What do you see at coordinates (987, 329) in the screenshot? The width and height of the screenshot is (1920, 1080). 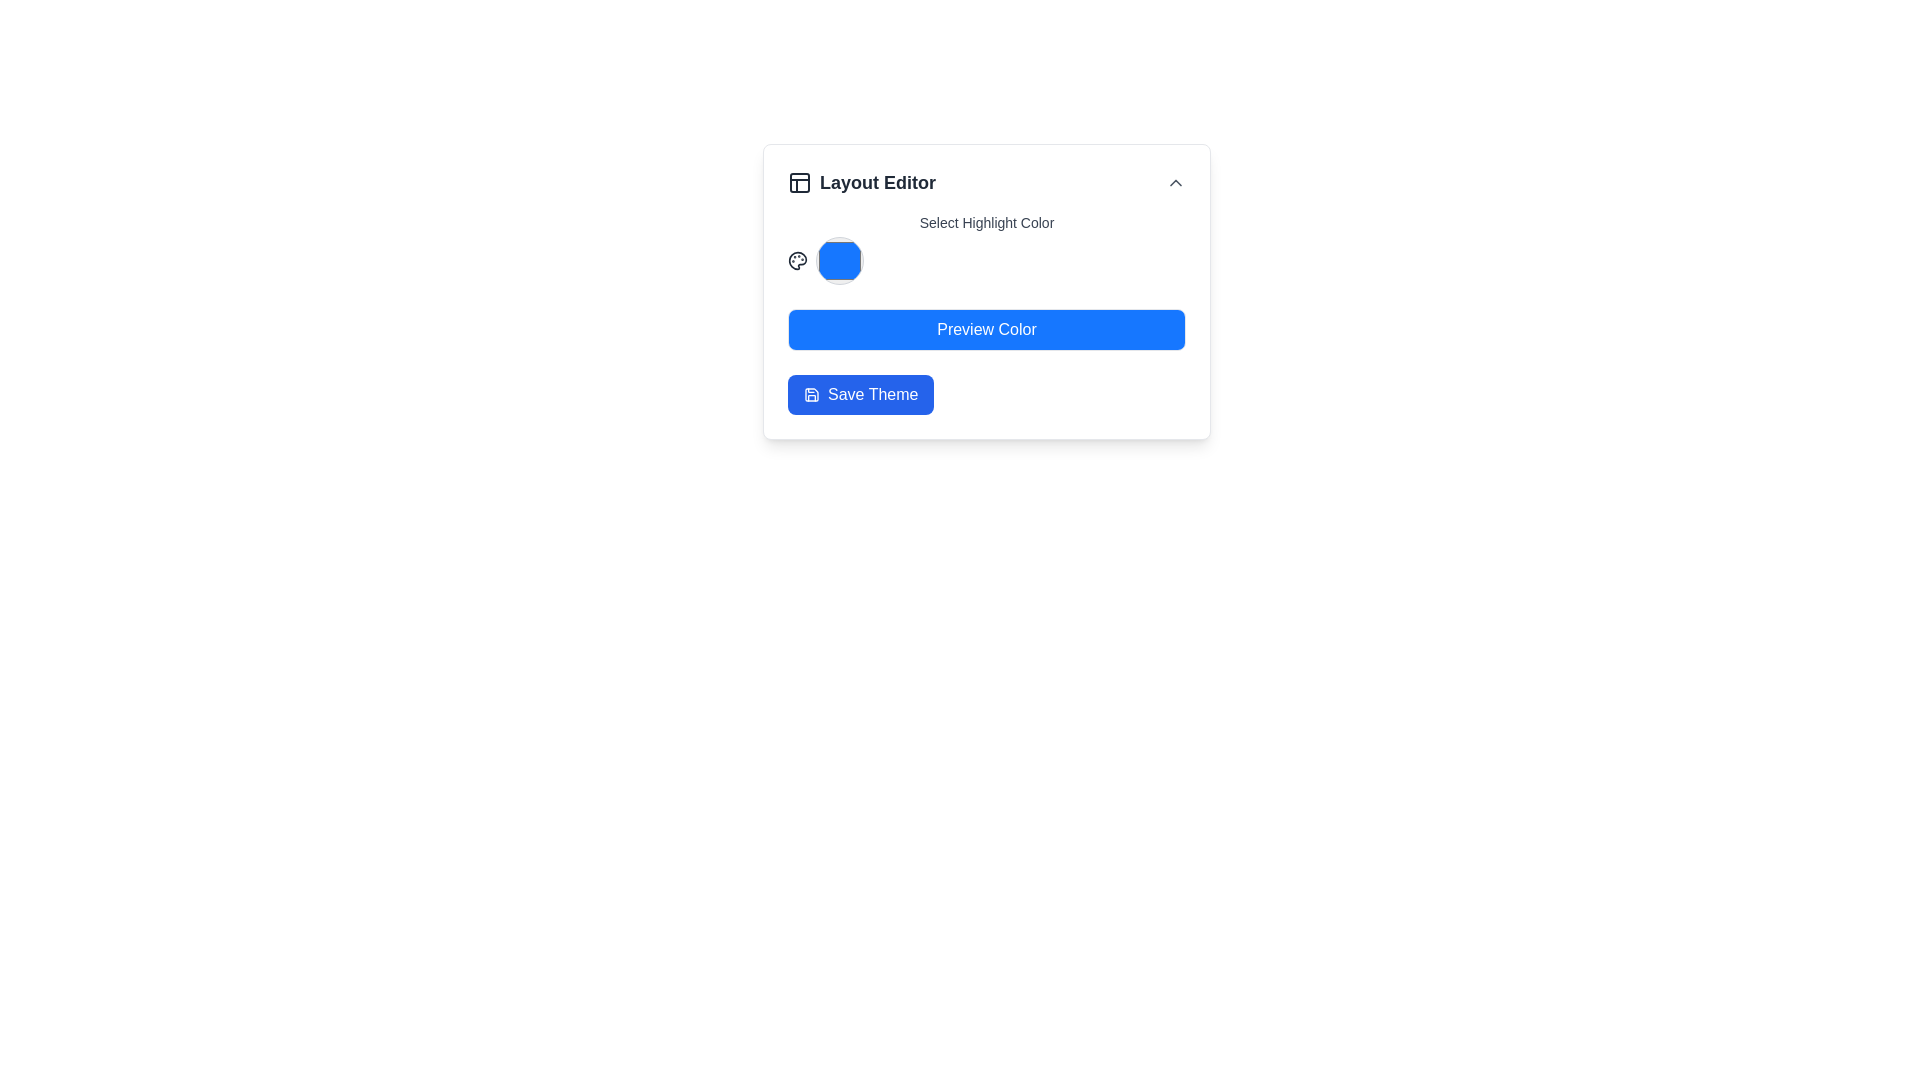 I see `the static informational block that displays the preview of the selected color, located below the color selection interface and above the 'Save Theme' button` at bounding box center [987, 329].